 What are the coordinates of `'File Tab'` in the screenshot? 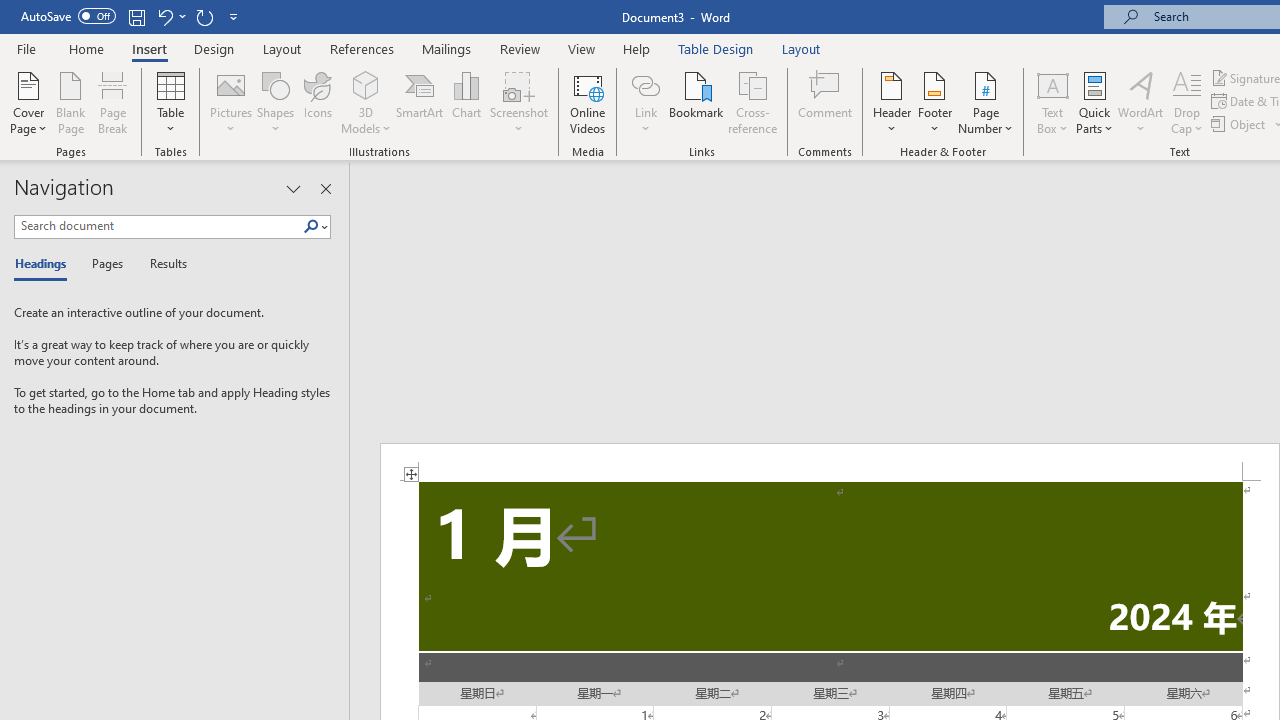 It's located at (26, 47).